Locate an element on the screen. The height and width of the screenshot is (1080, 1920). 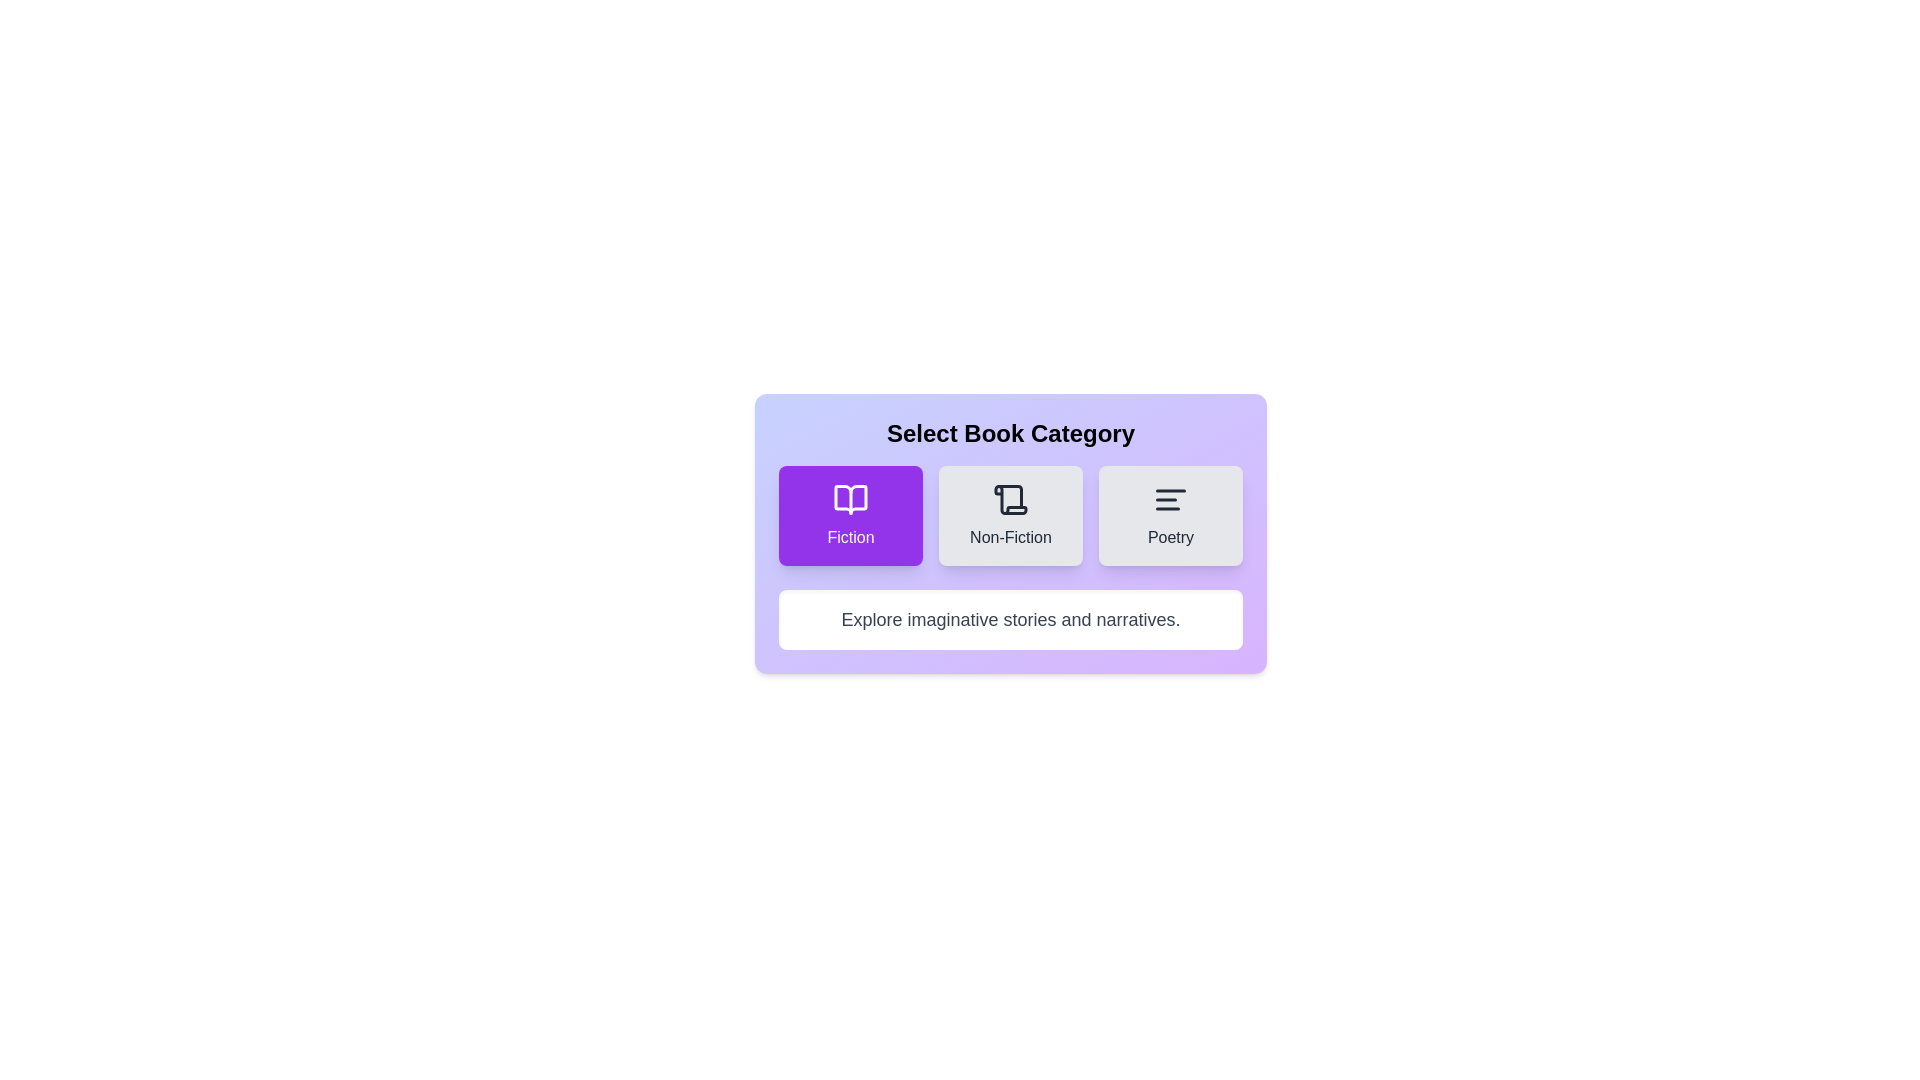
the Fiction button to observe the hover effect is located at coordinates (850, 515).